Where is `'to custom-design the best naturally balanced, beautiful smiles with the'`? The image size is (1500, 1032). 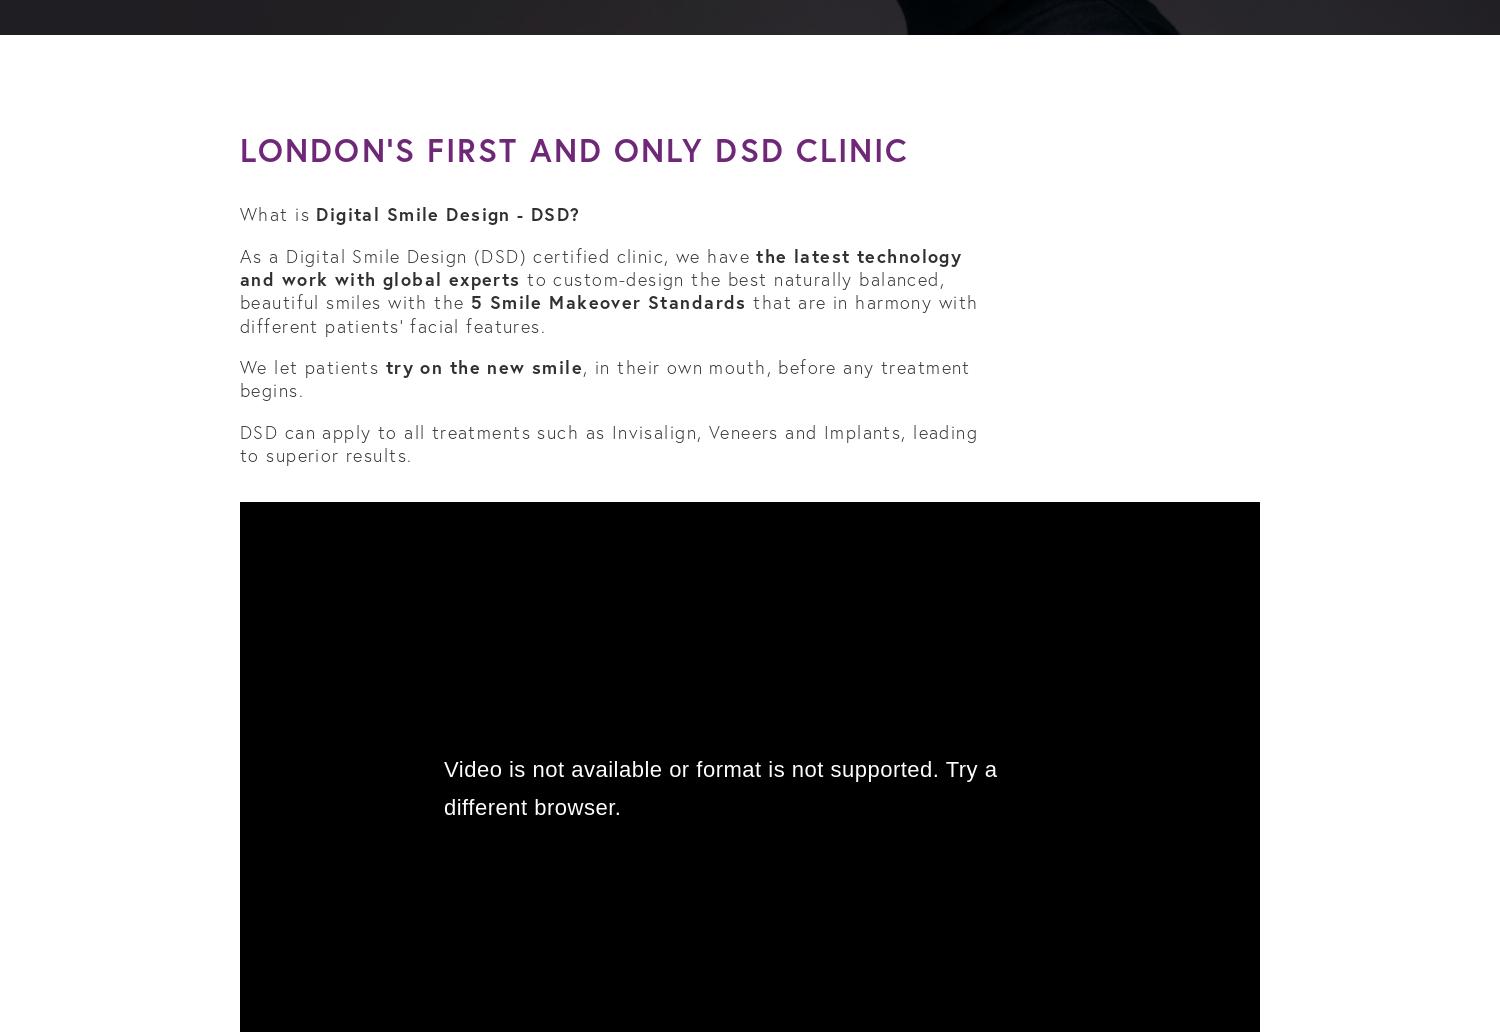 'to custom-design the best naturally balanced, beautiful smiles with the' is located at coordinates (594, 289).